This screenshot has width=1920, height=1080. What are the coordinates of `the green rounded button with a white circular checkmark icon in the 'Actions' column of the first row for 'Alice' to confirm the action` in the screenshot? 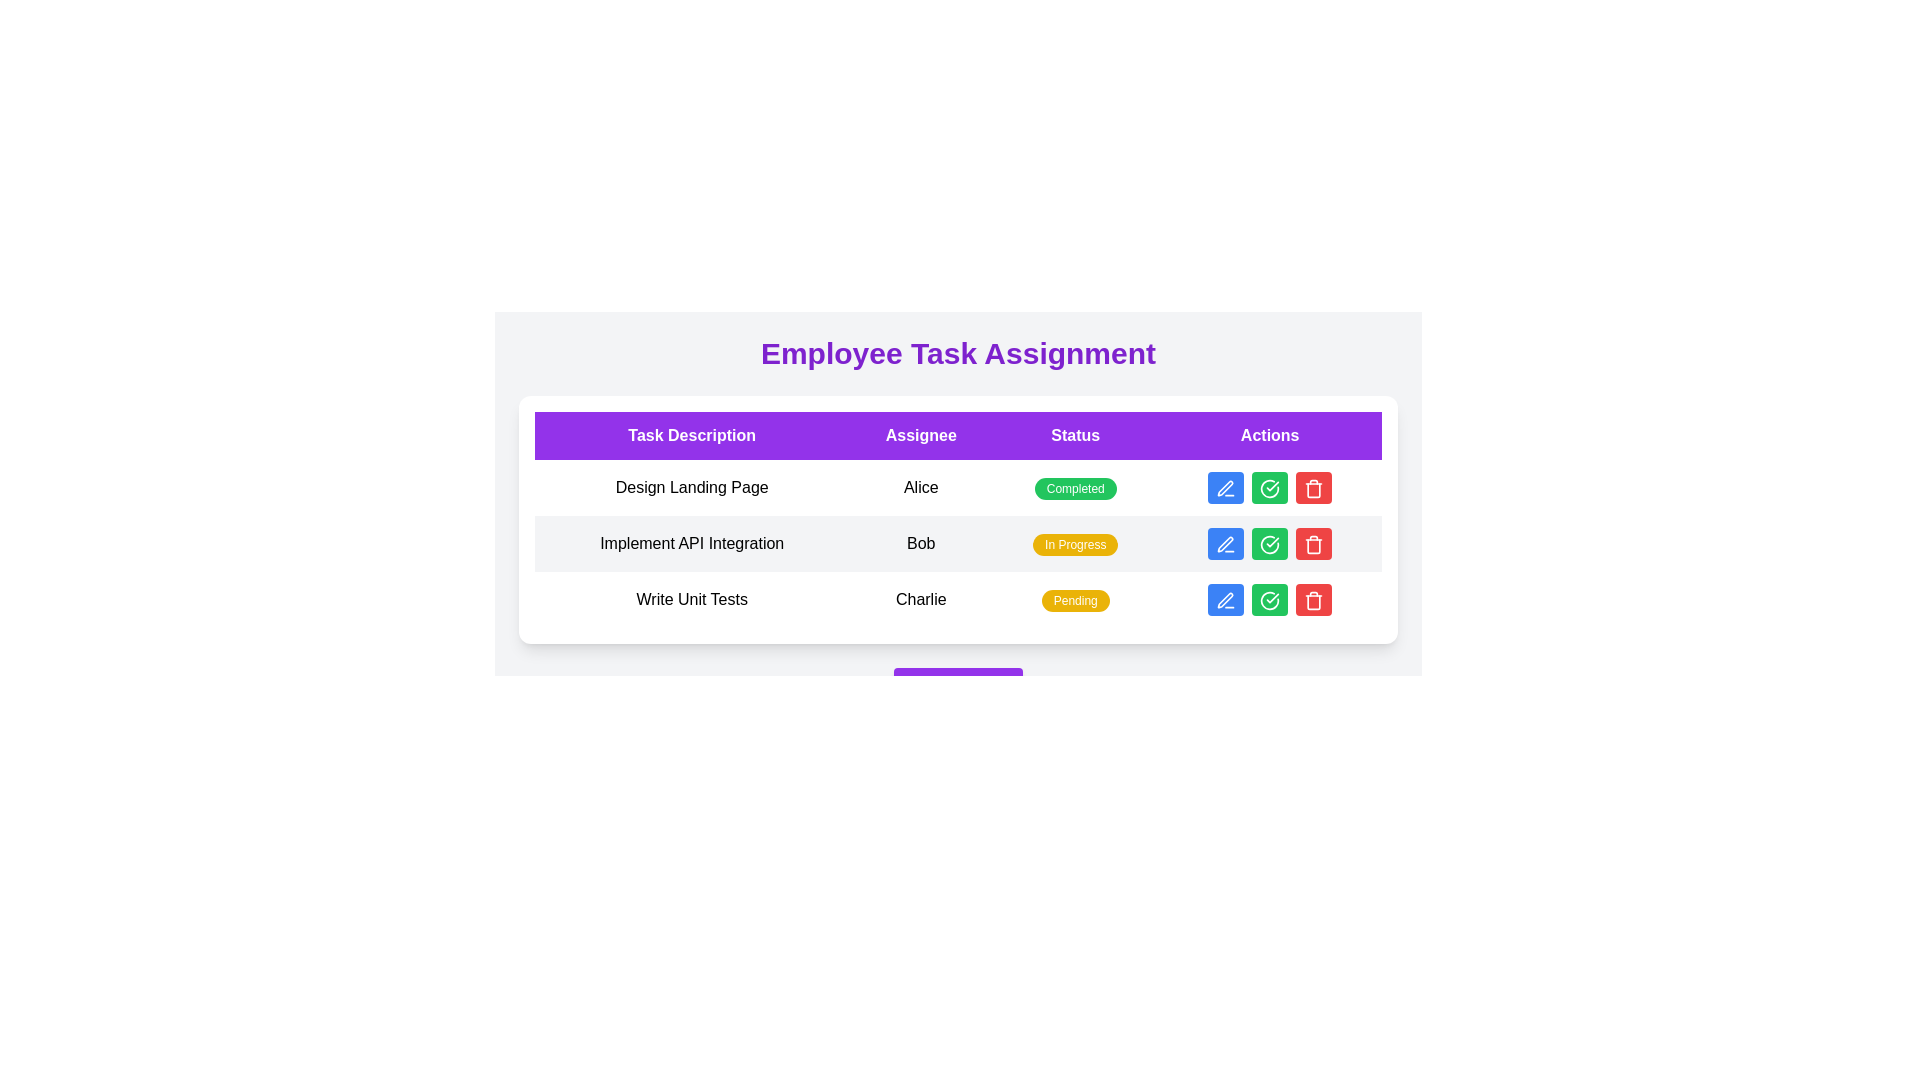 It's located at (1269, 488).